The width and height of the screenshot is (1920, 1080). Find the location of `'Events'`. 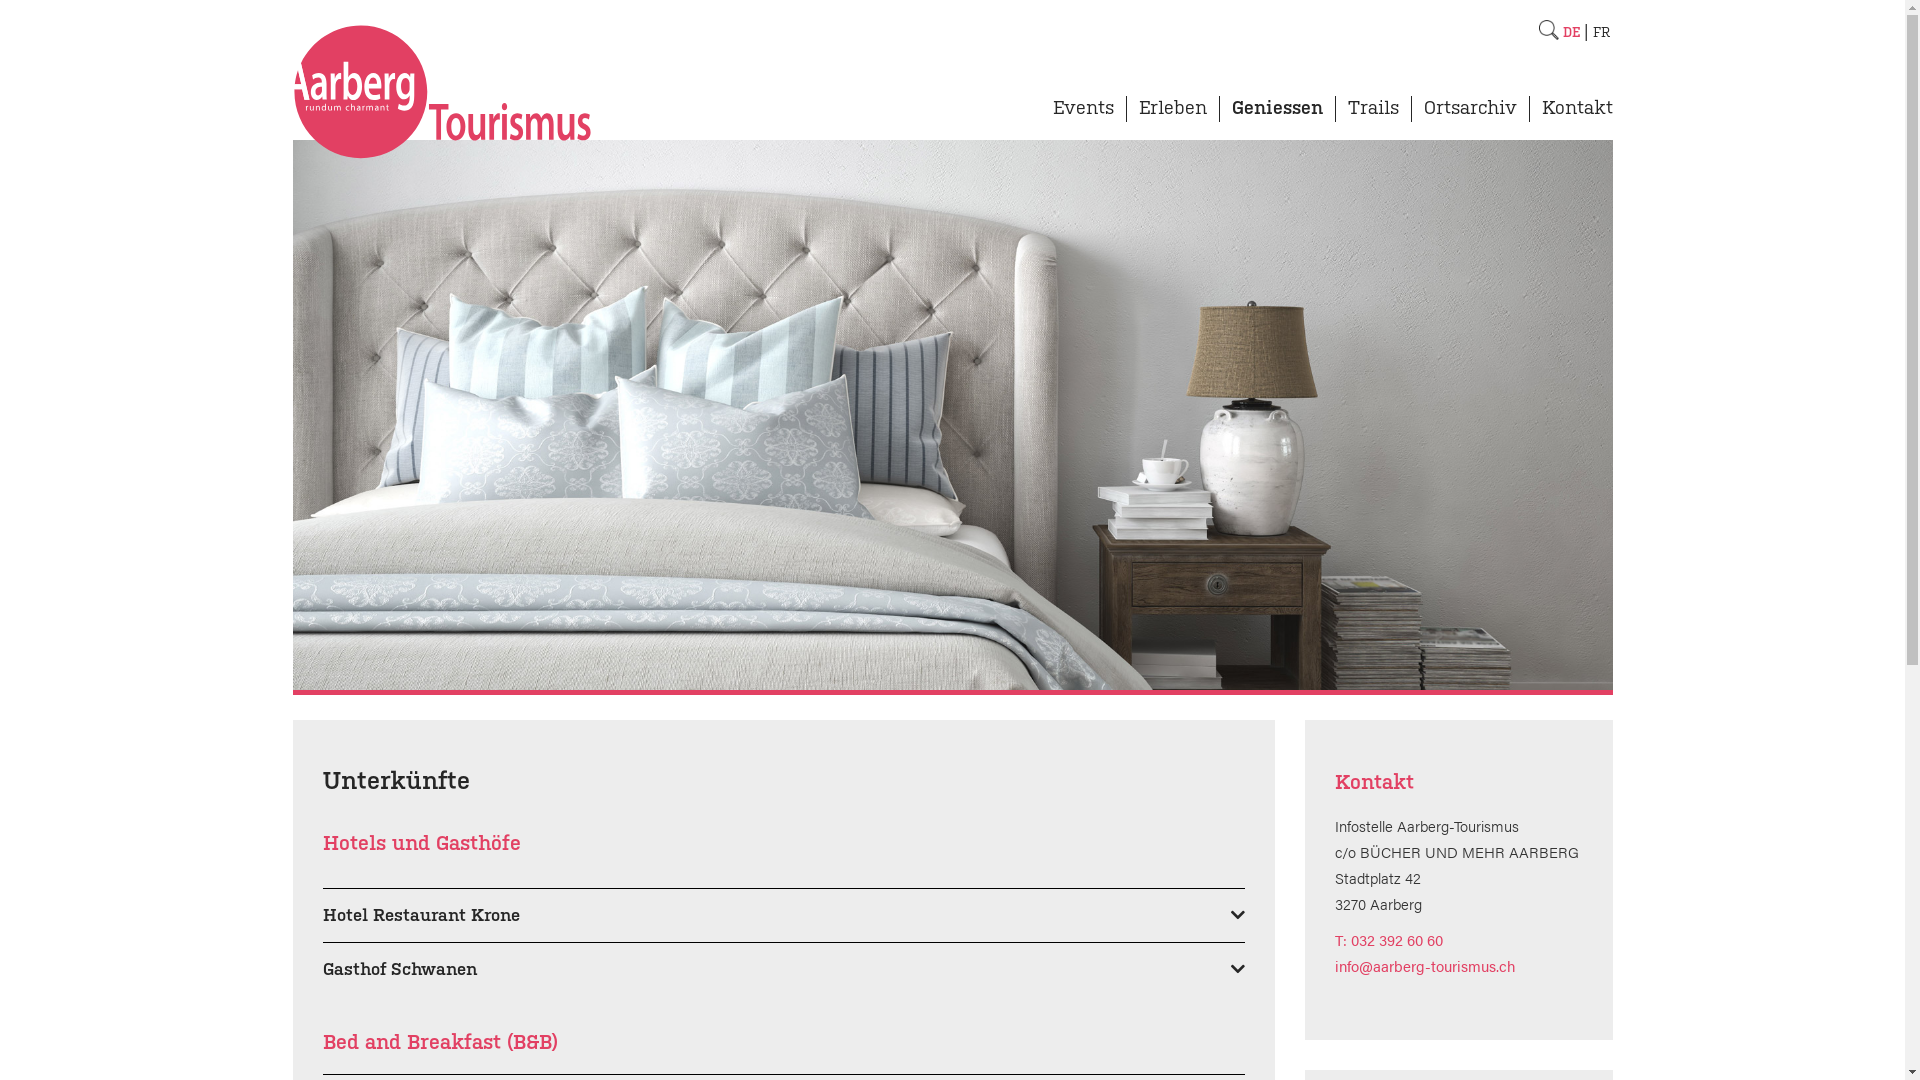

'Events' is located at coordinates (1081, 115).